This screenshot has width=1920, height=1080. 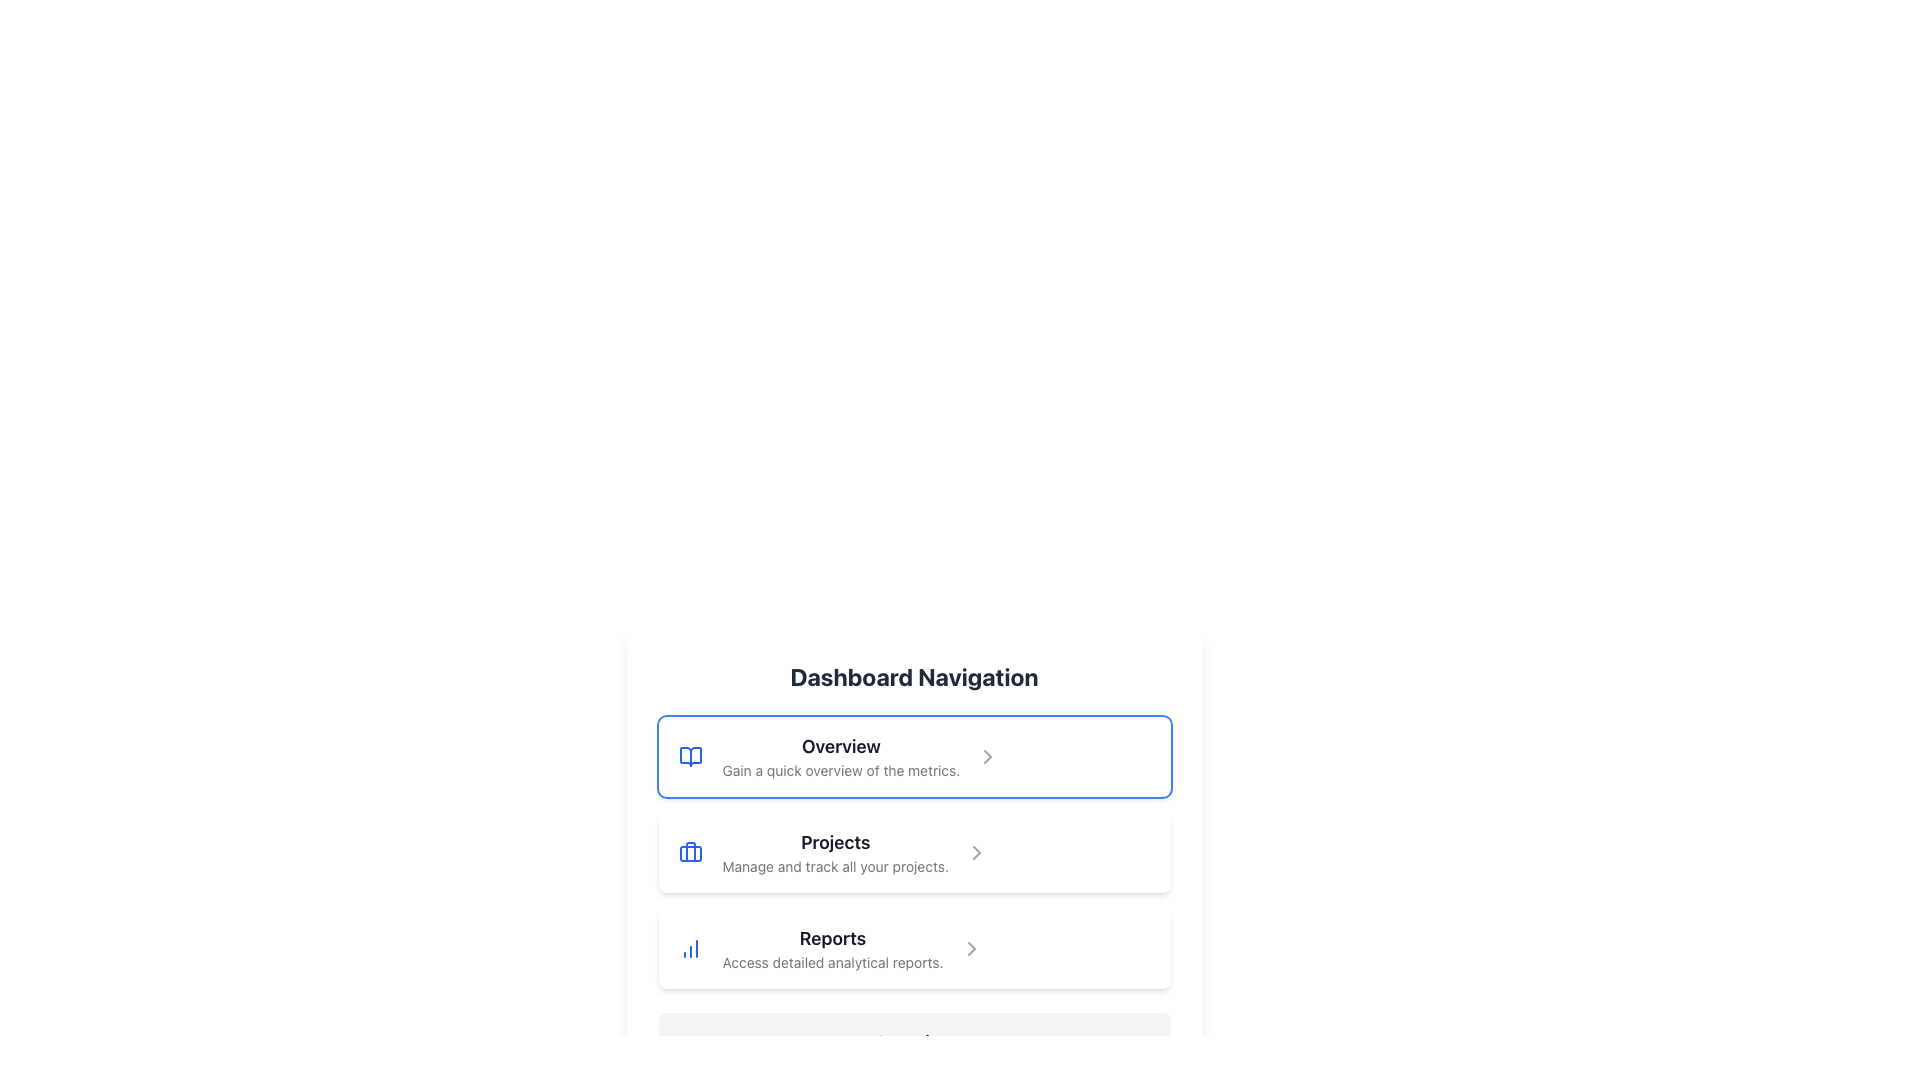 I want to click on the 'Reports' text label, which is prominently displayed in bold dark gray above the descriptive text 'Access detailed analytical reports.', so click(x=833, y=938).